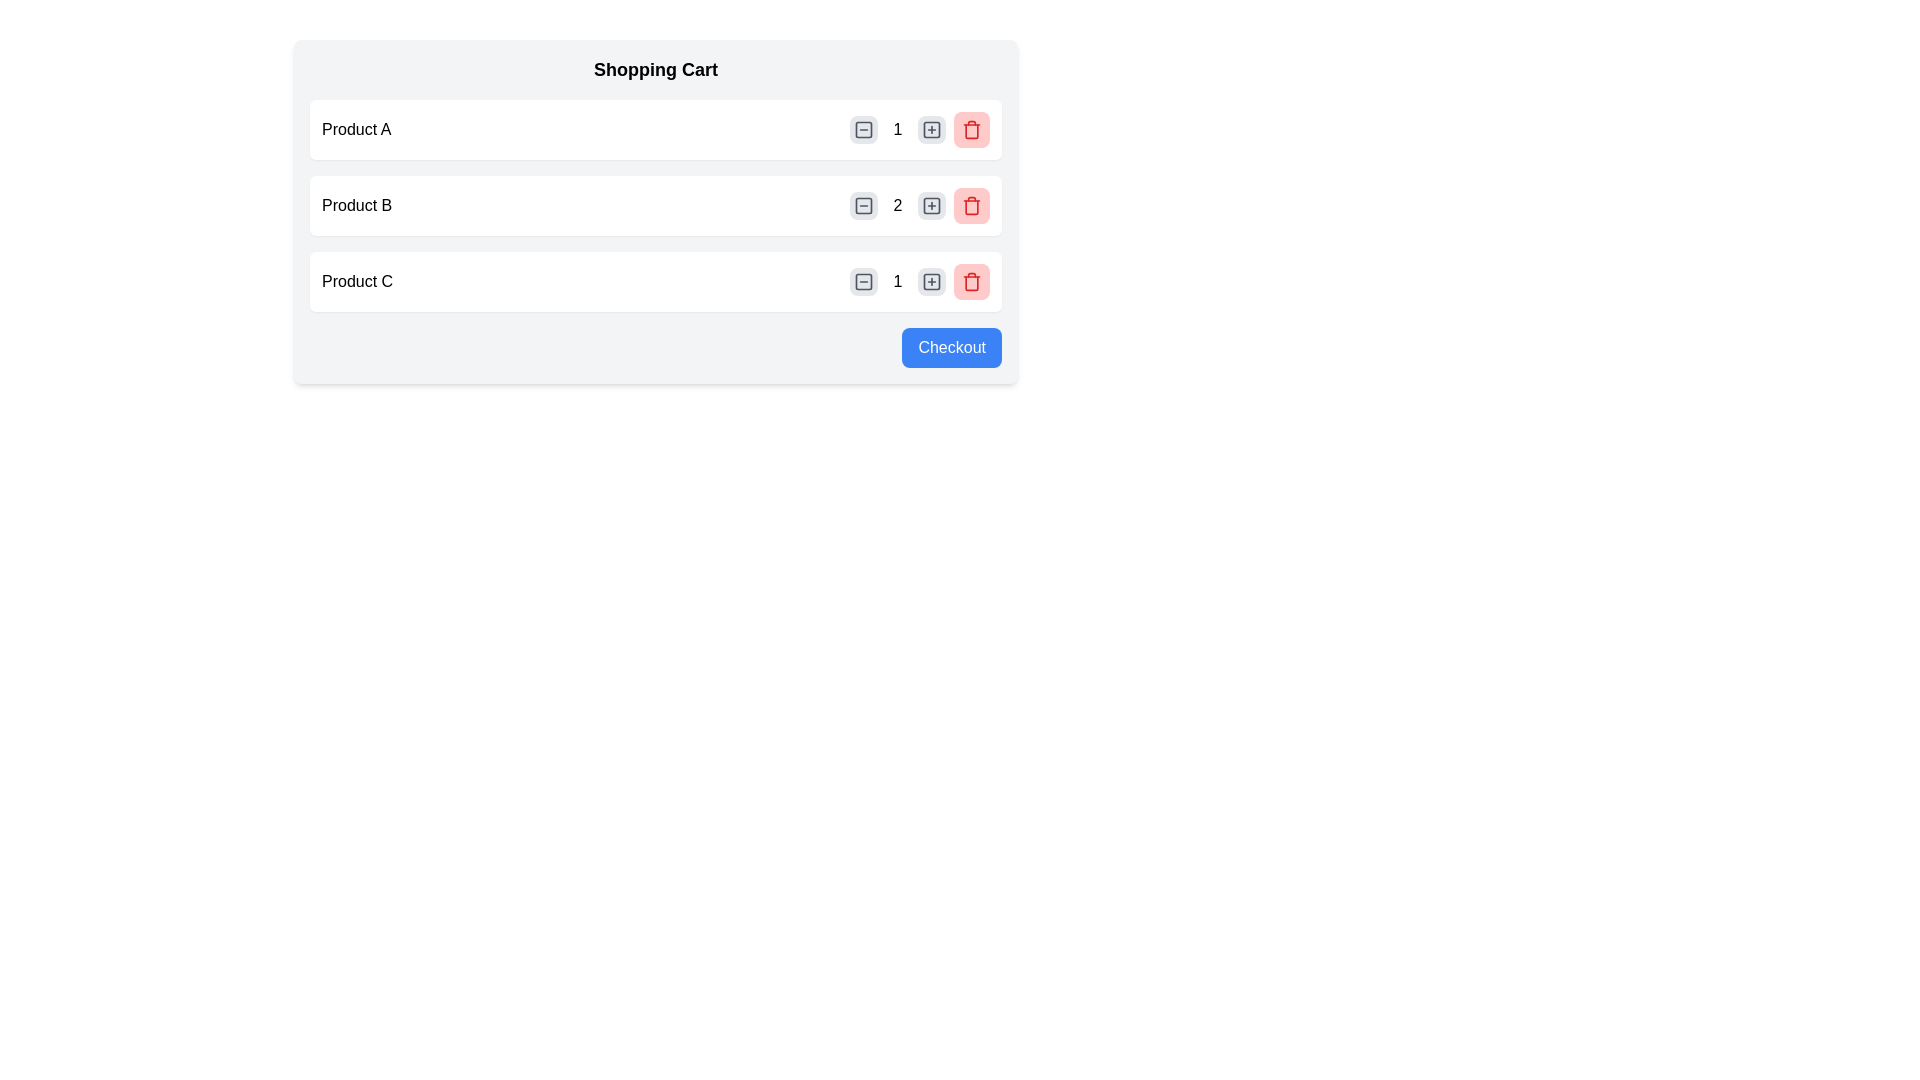  Describe the element at coordinates (864, 205) in the screenshot. I see `the square-shaped decrement button for 'Product B' in the shopping cart` at that location.